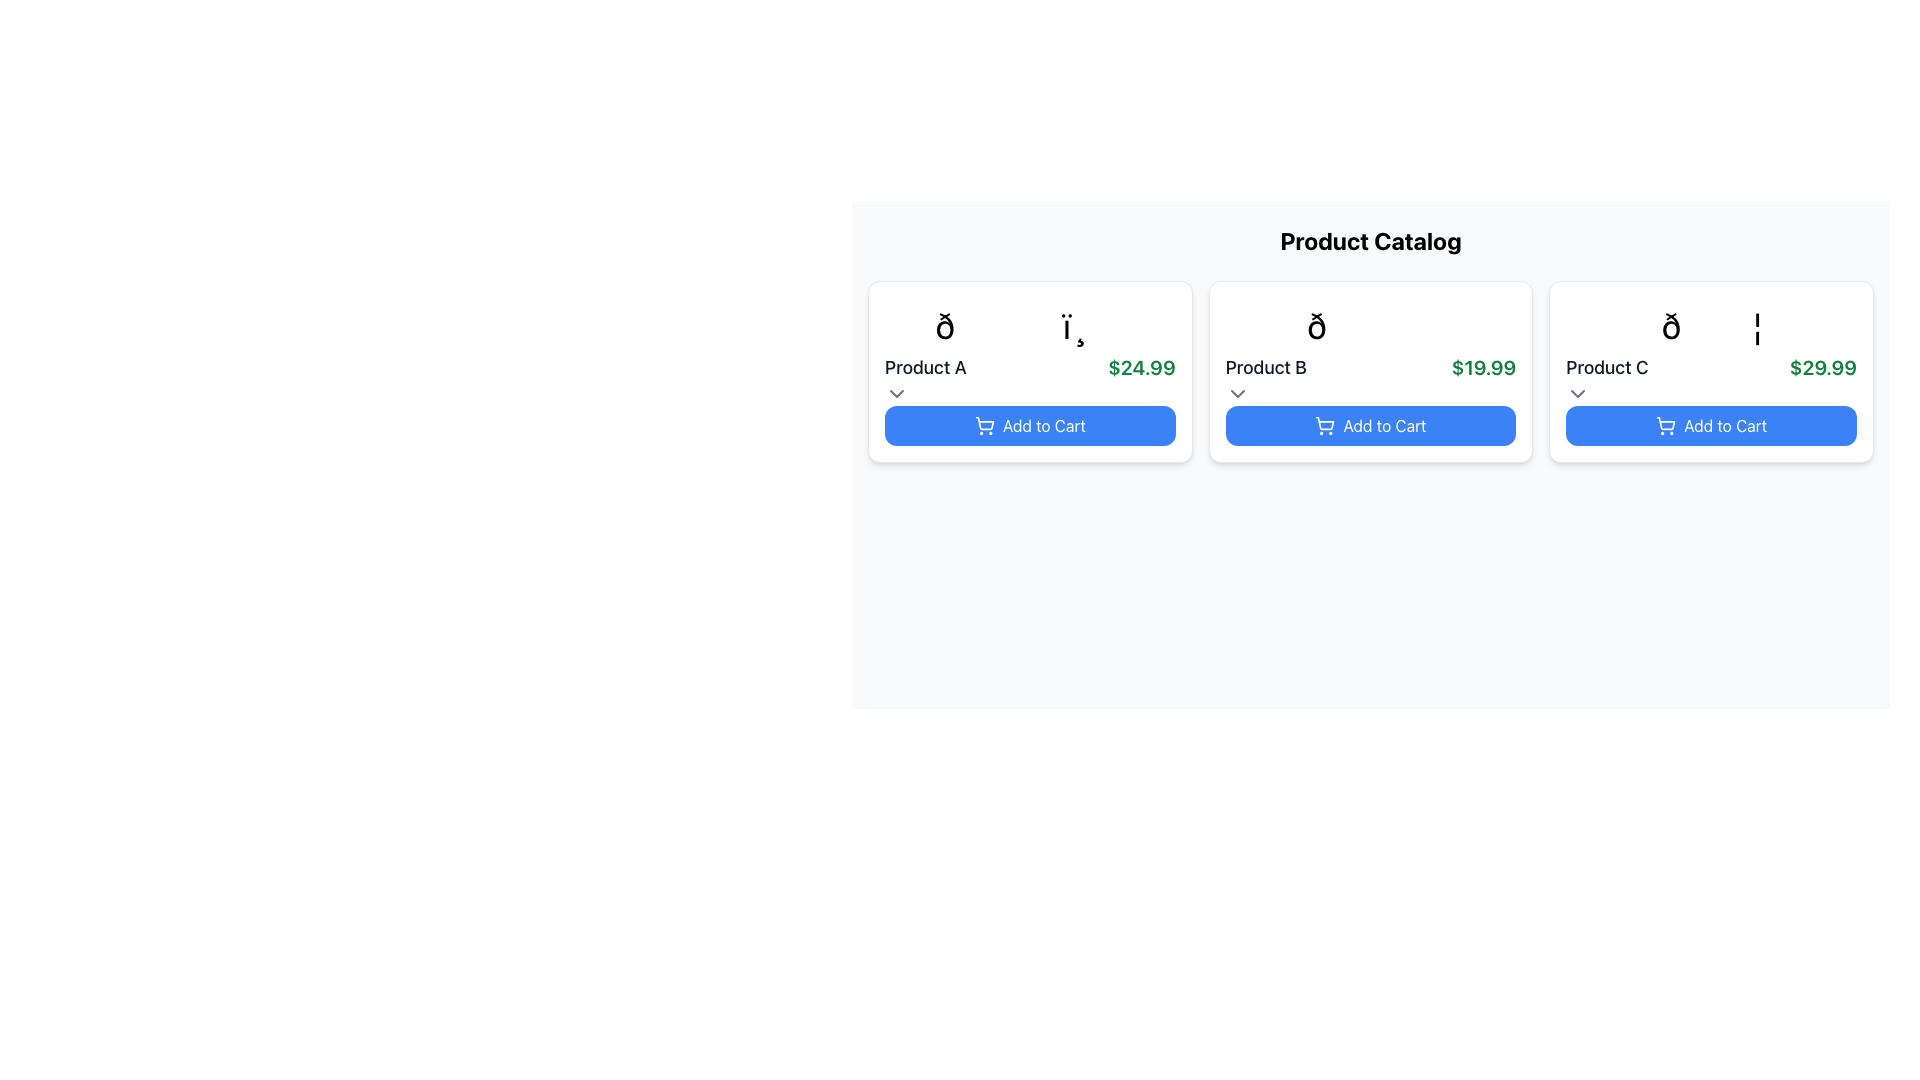 The image size is (1920, 1080). Describe the element at coordinates (924, 367) in the screenshot. I see `the text label 'Product A' located in the first product tile on the left in the product catalog grid` at that location.